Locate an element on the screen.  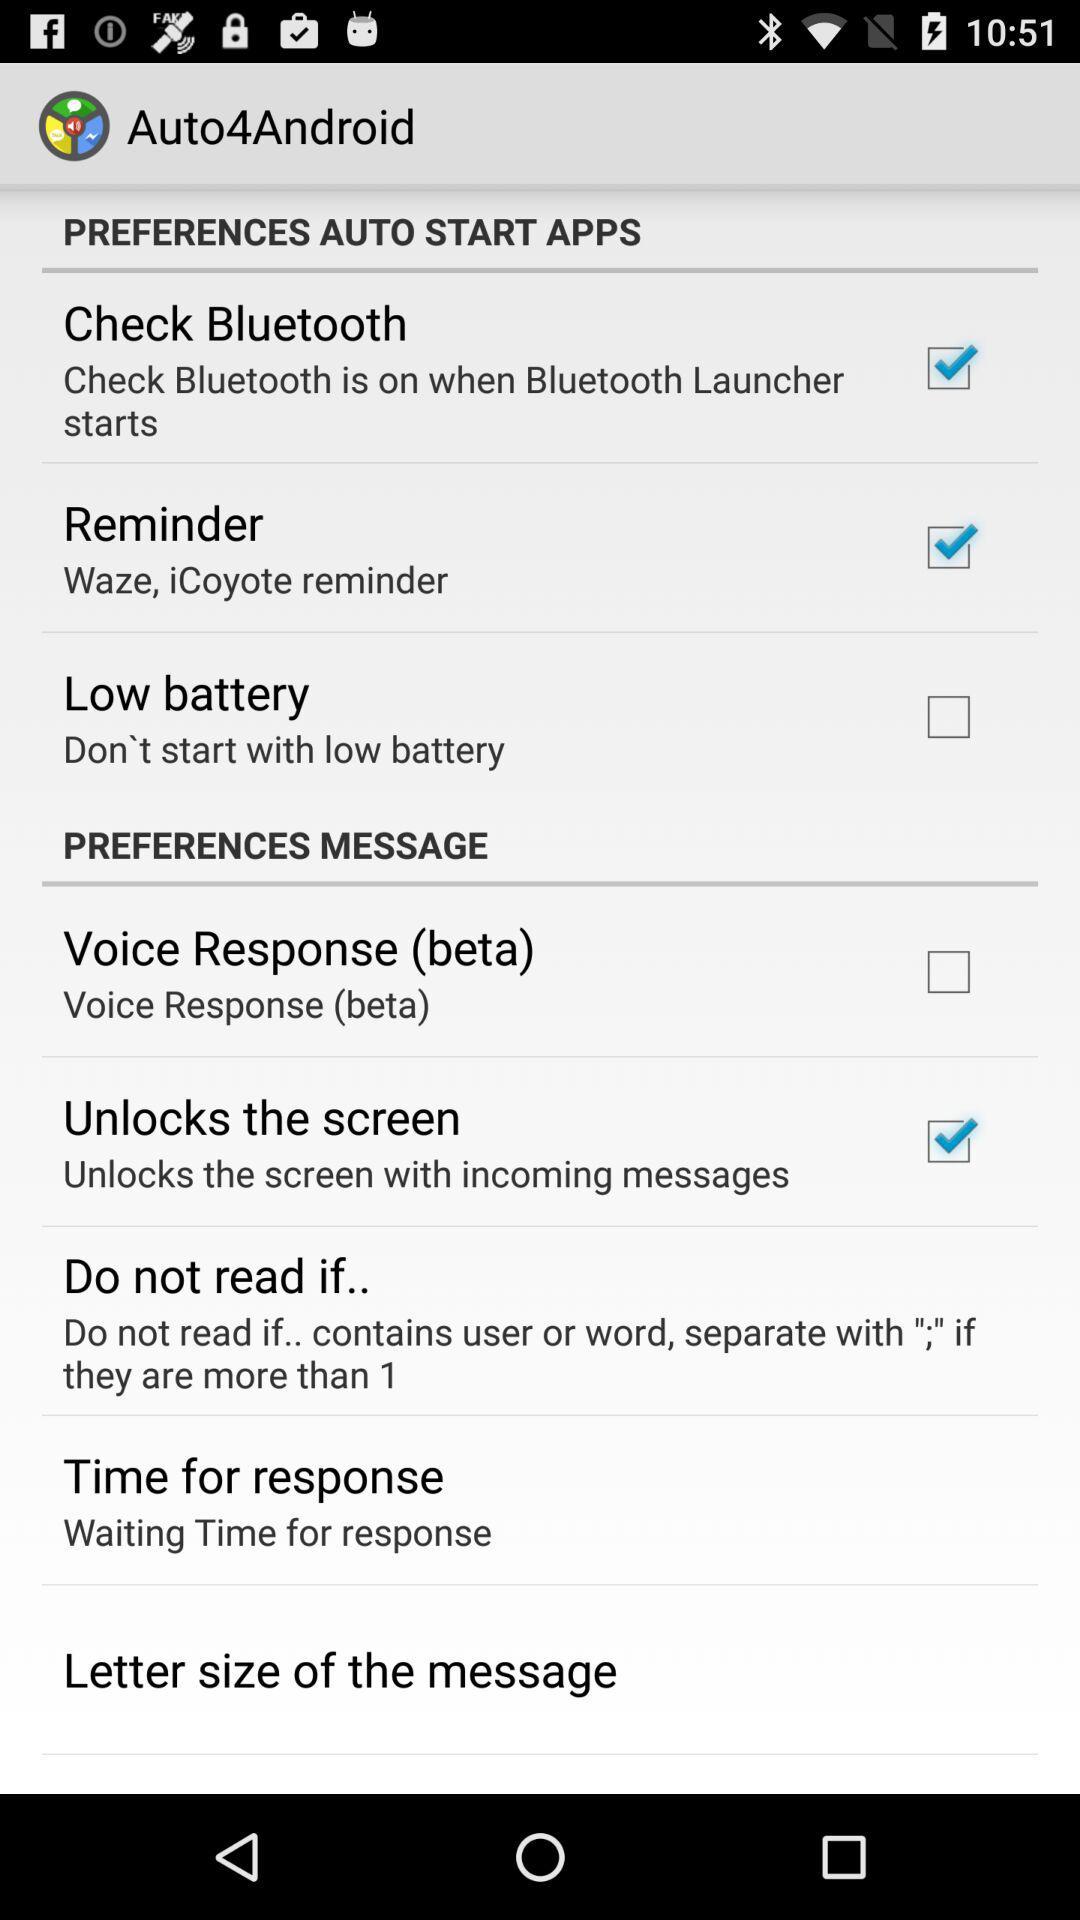
item below waiting time for app is located at coordinates (339, 1669).